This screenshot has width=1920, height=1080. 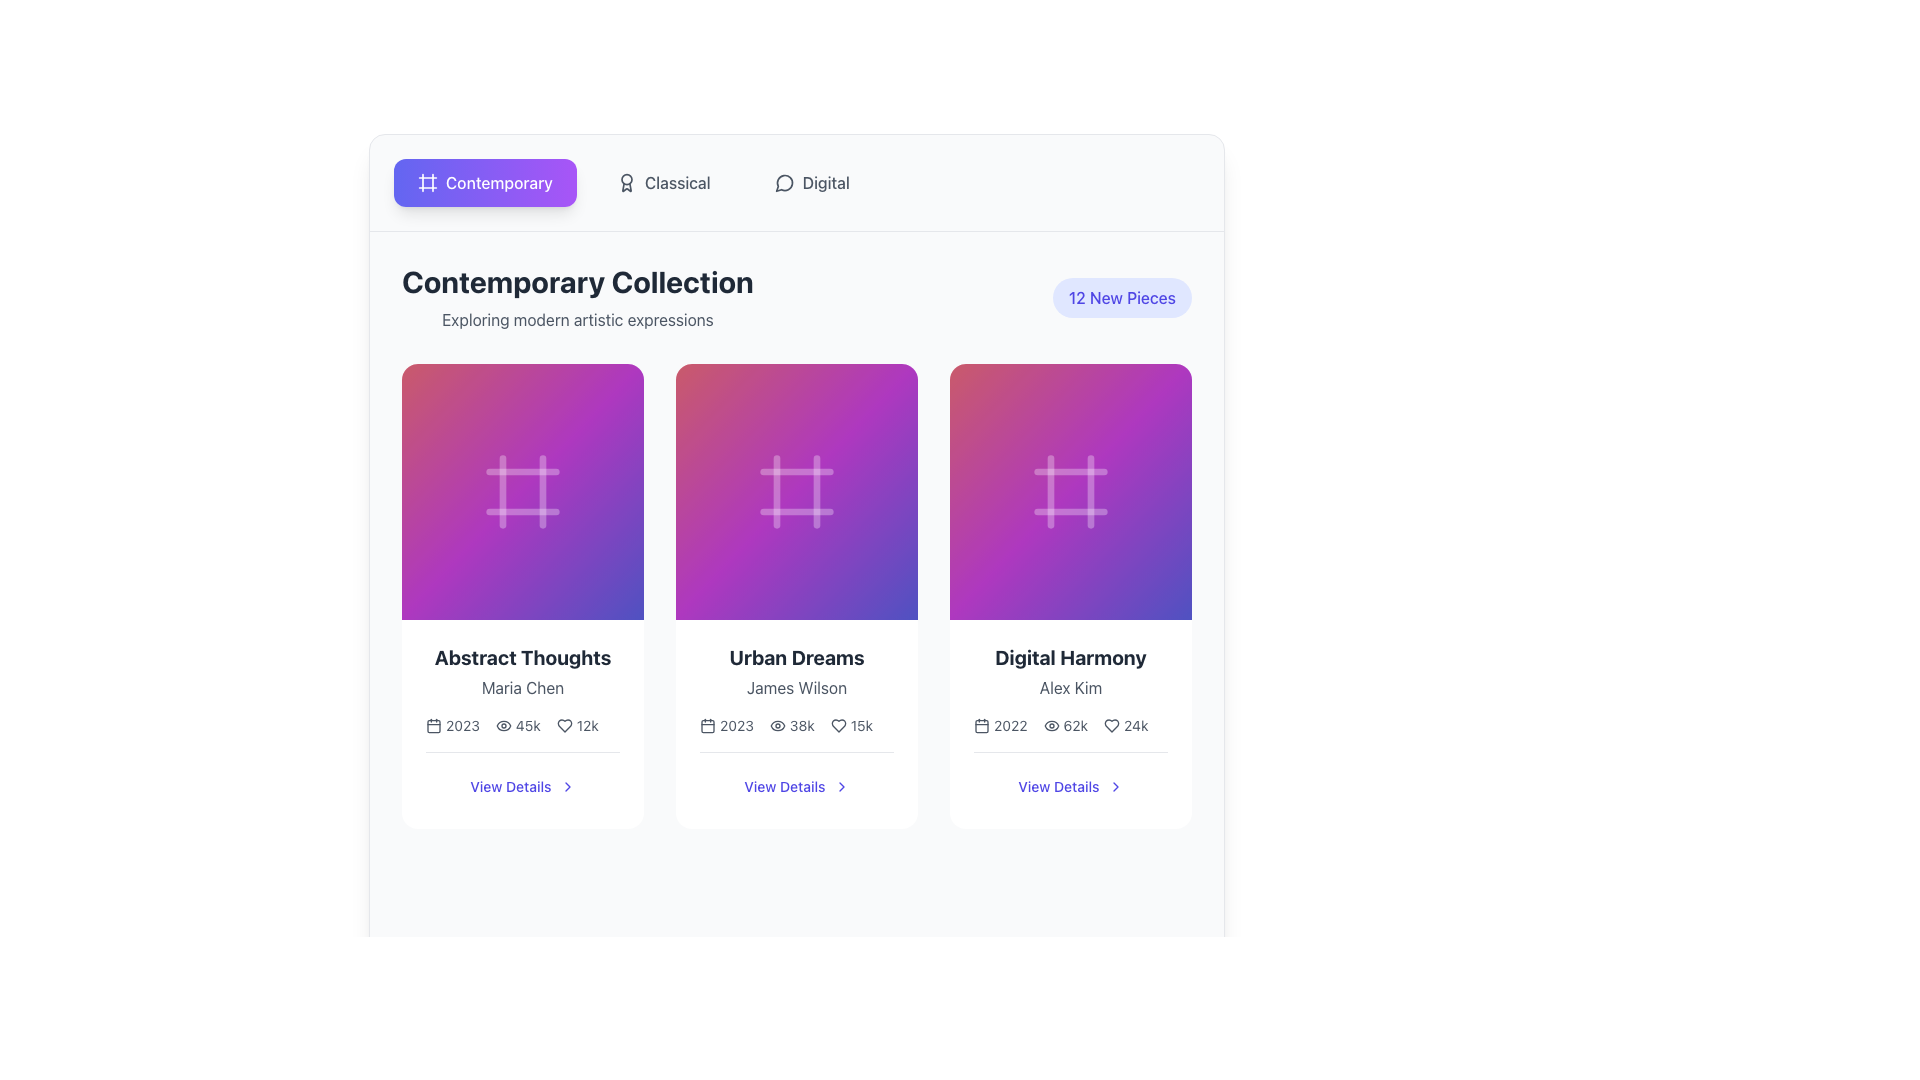 What do you see at coordinates (811, 182) in the screenshot?
I see `the 'Digital' category button, which is the third button in a row of three at the top of the page, to update the content` at bounding box center [811, 182].